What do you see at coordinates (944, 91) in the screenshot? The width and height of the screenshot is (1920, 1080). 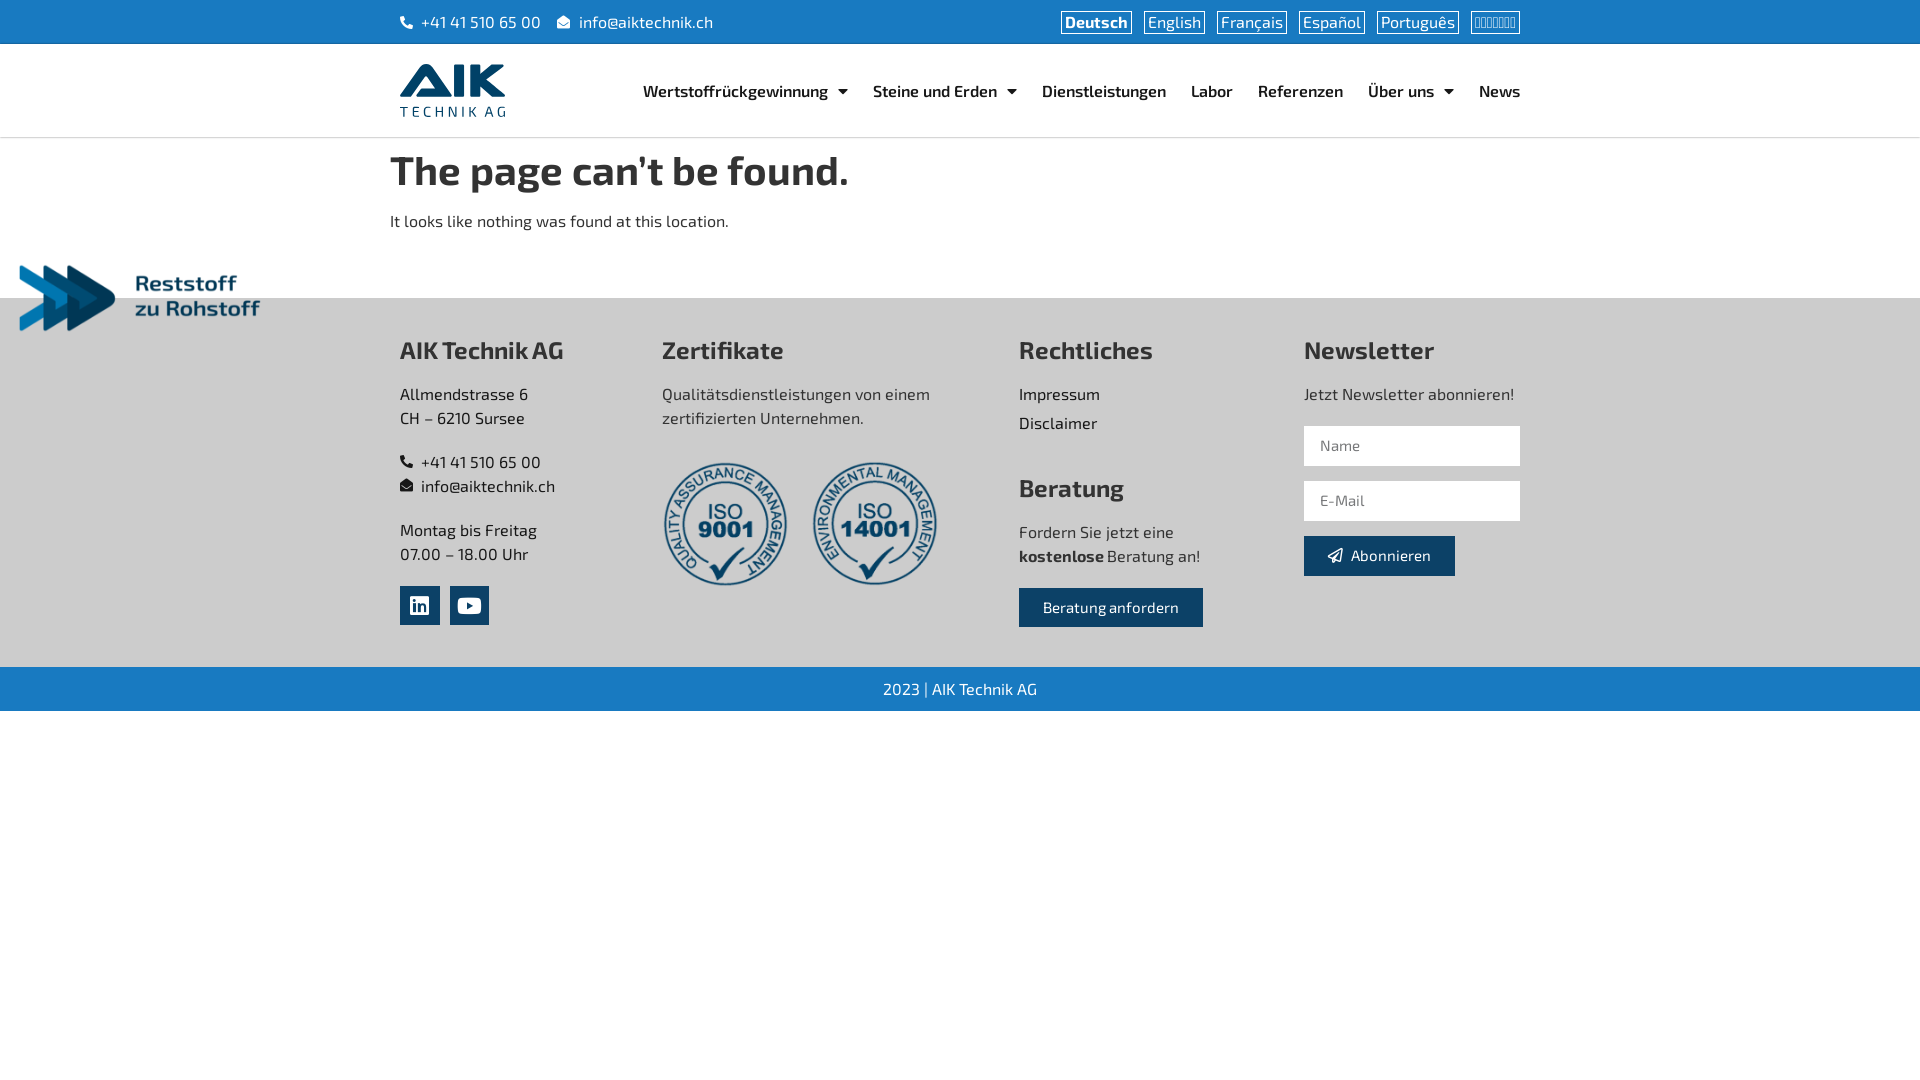 I see `'Steine und Erden'` at bounding box center [944, 91].